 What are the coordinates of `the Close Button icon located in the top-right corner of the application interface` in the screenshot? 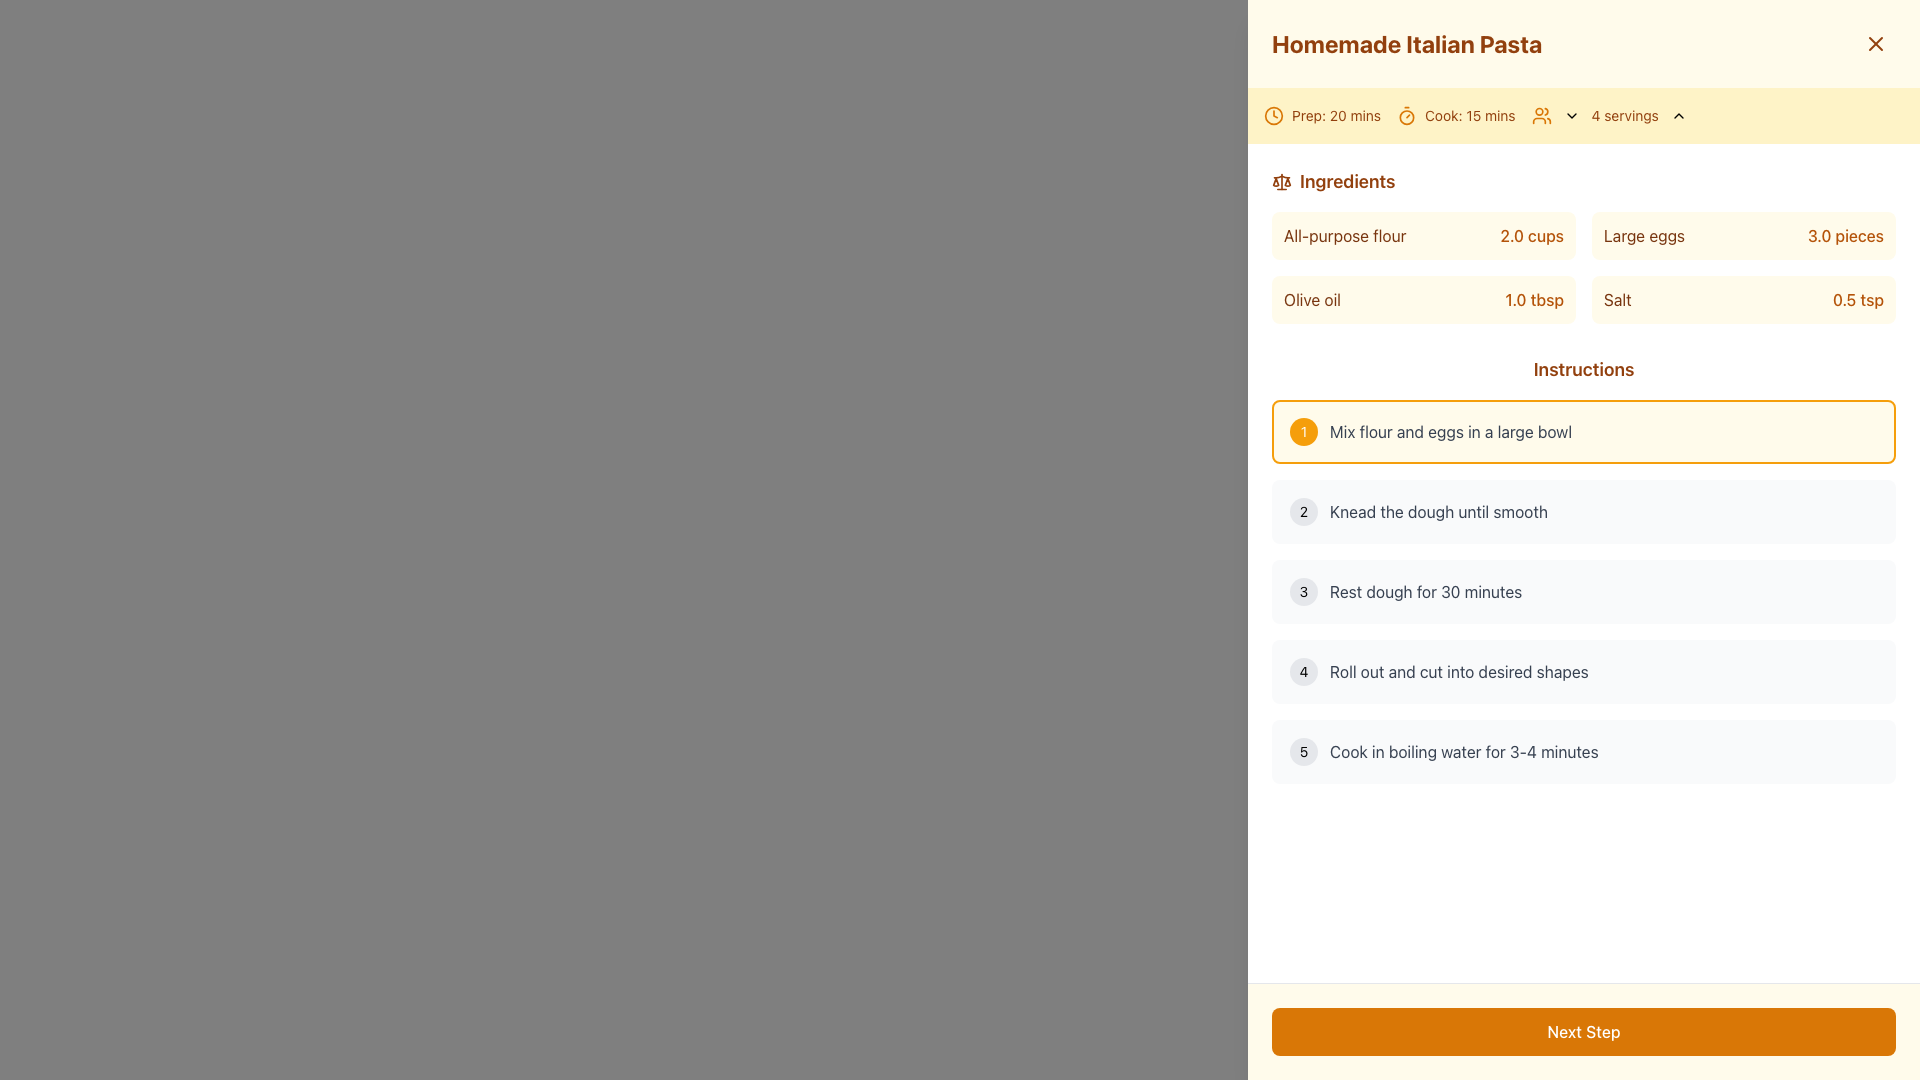 It's located at (1875, 43).